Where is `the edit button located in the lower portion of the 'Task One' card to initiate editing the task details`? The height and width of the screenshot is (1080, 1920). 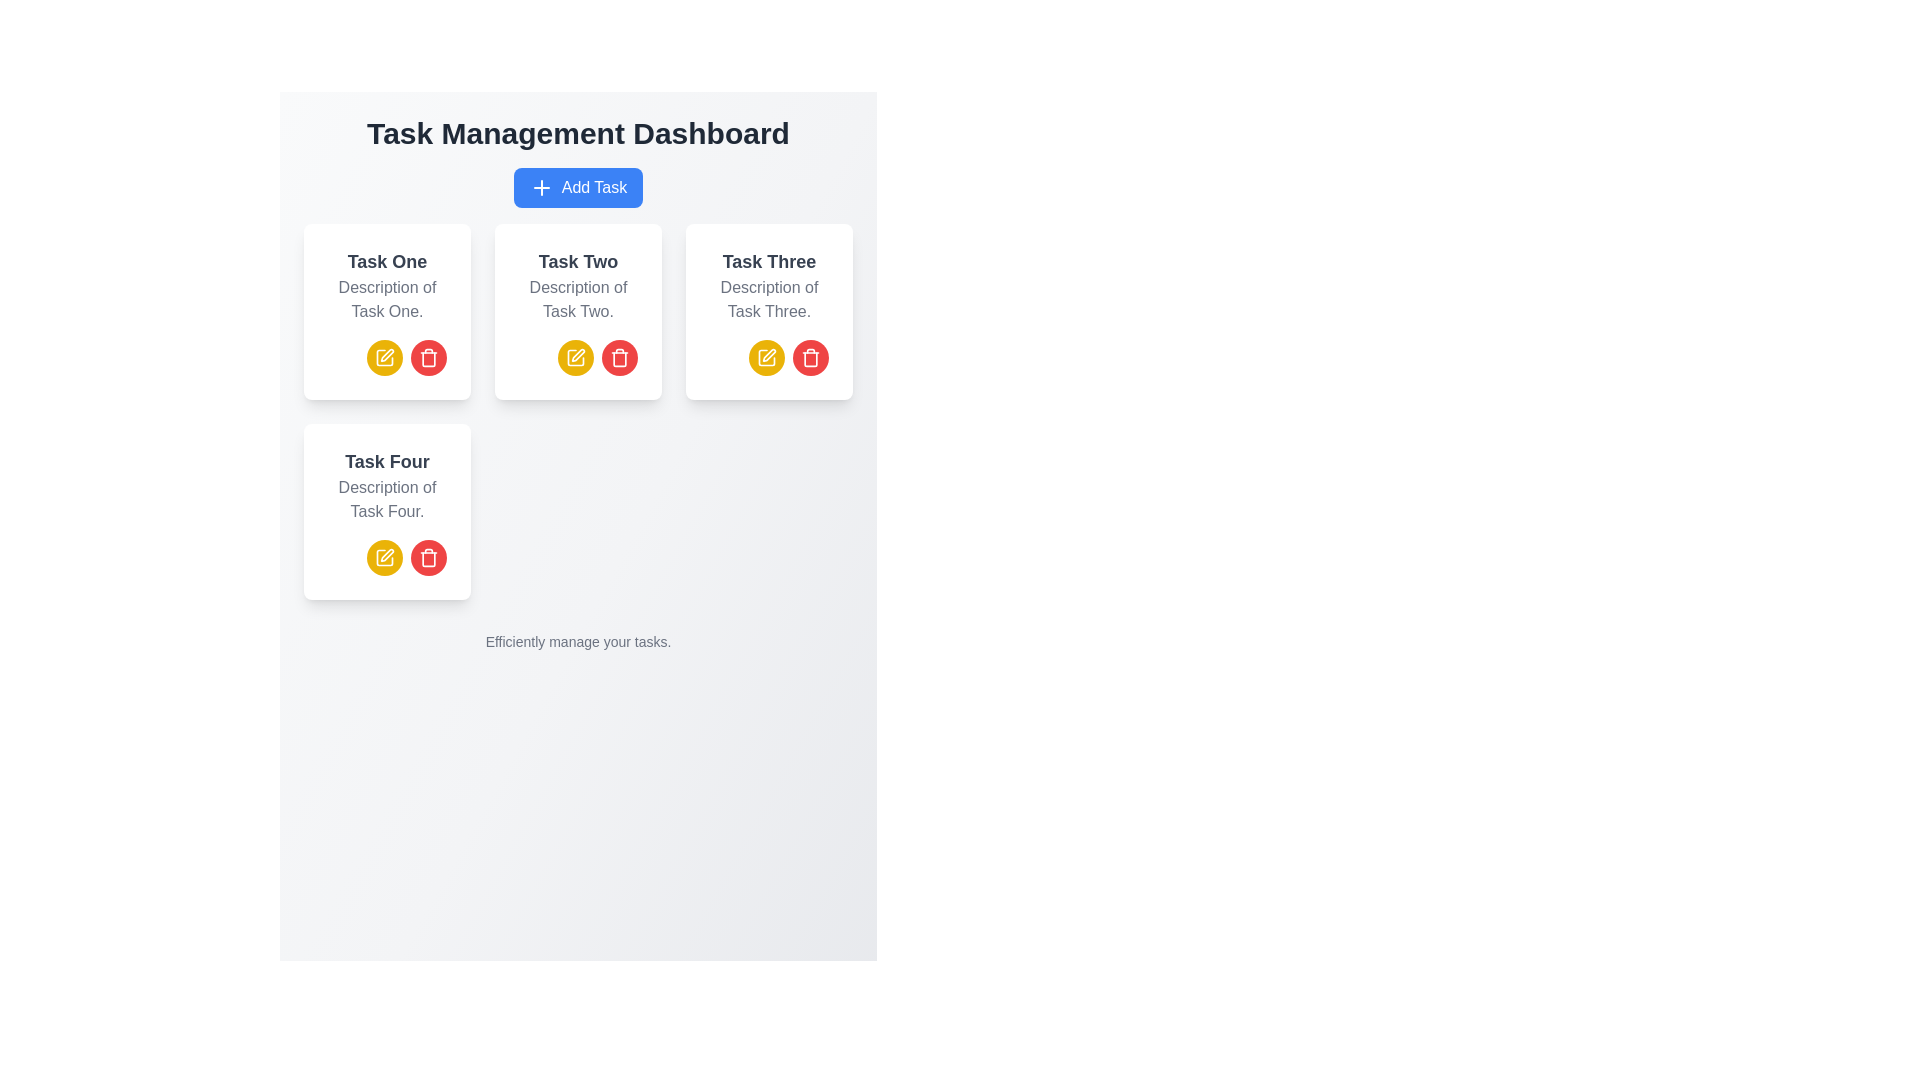 the edit button located in the lower portion of the 'Task One' card to initiate editing the task details is located at coordinates (387, 357).